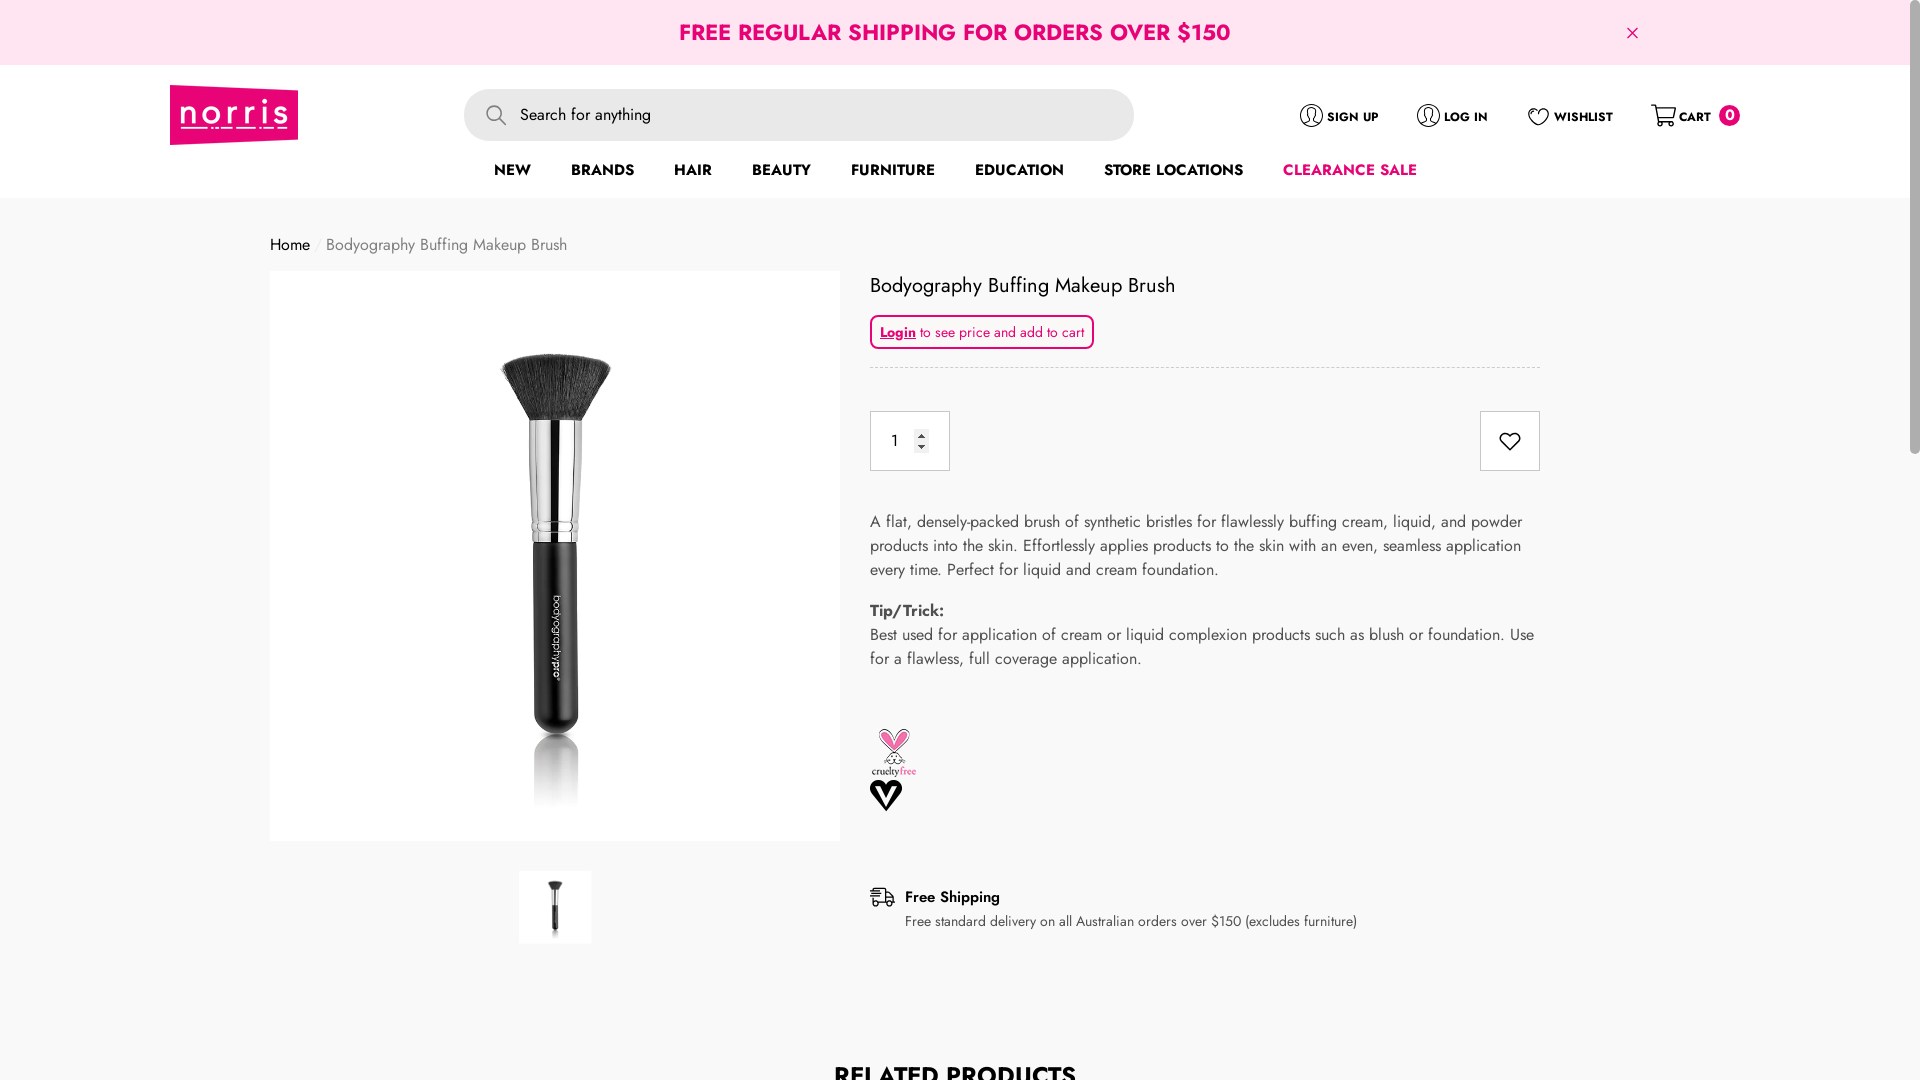 The height and width of the screenshot is (1080, 1920). I want to click on 'Home', so click(288, 242).